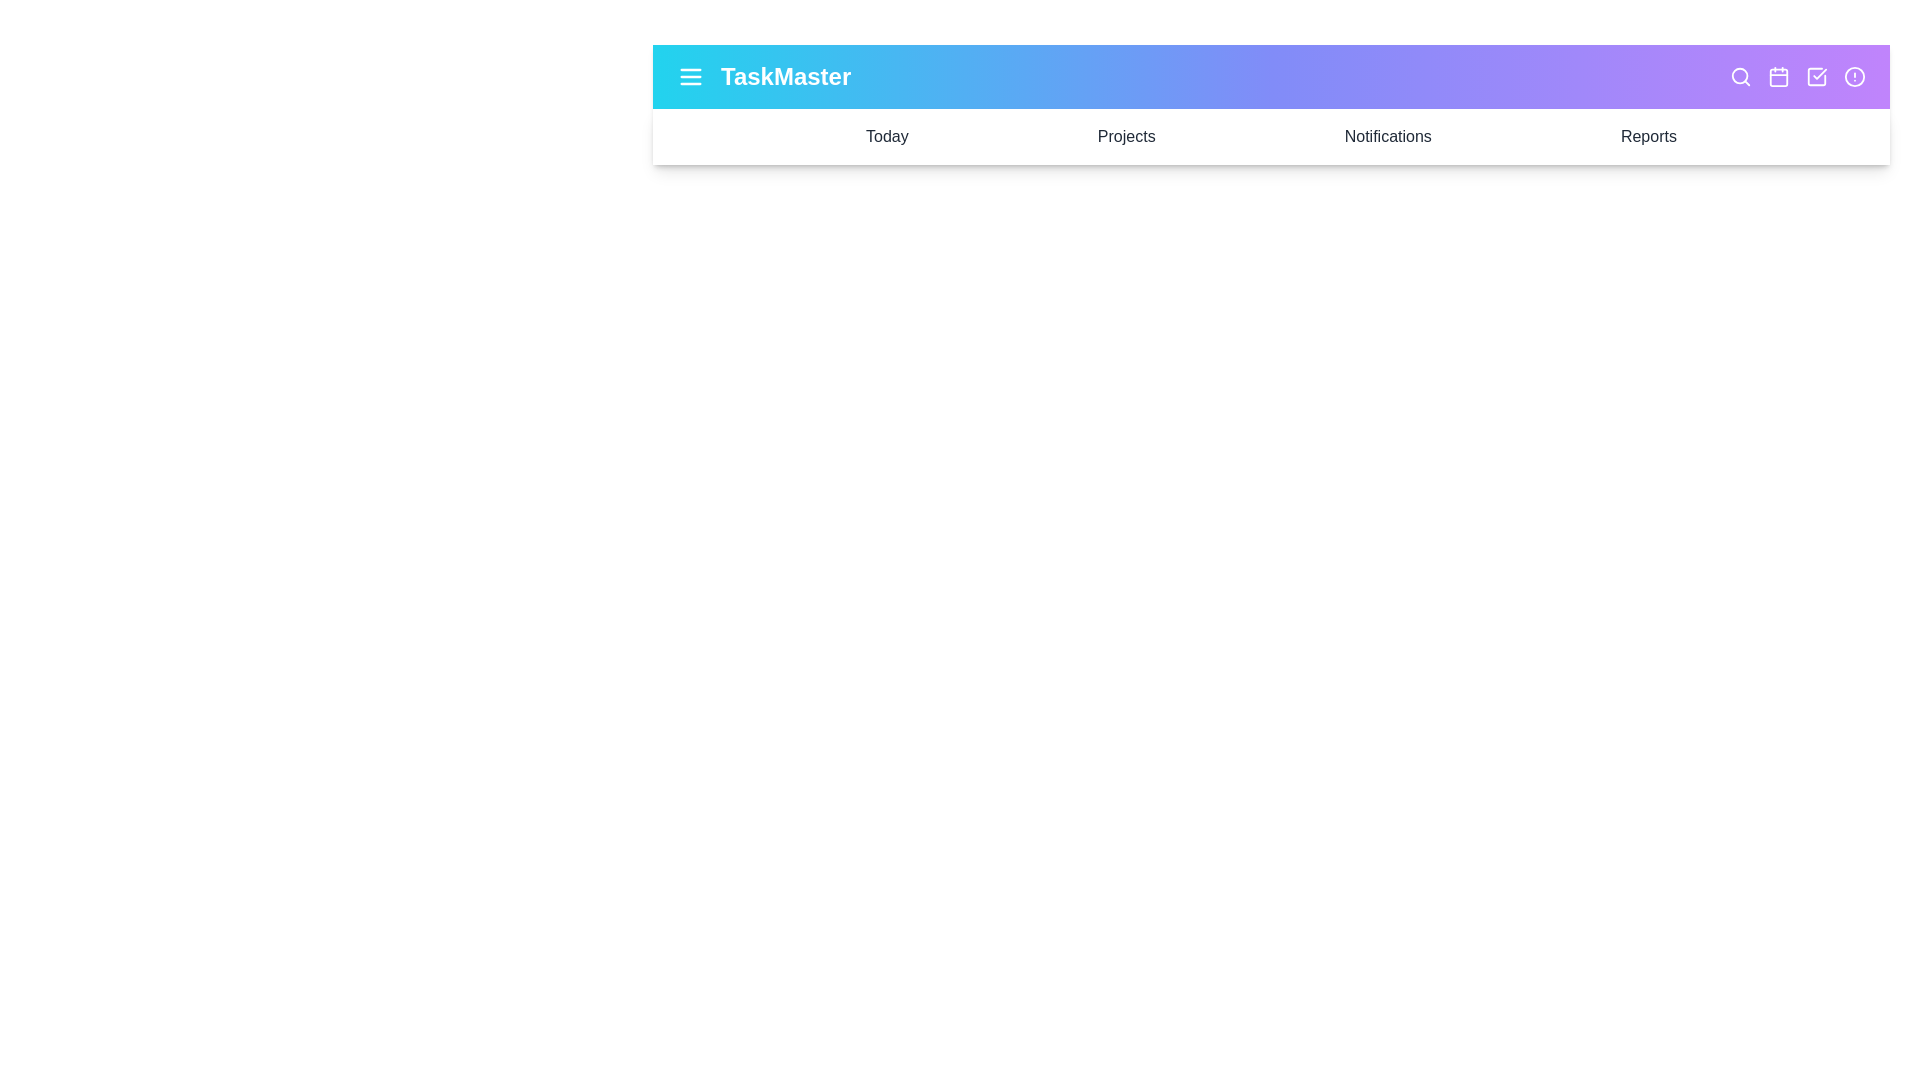 This screenshot has width=1920, height=1080. I want to click on the 'Notifications' menu item in the navigation bar, so click(1386, 136).